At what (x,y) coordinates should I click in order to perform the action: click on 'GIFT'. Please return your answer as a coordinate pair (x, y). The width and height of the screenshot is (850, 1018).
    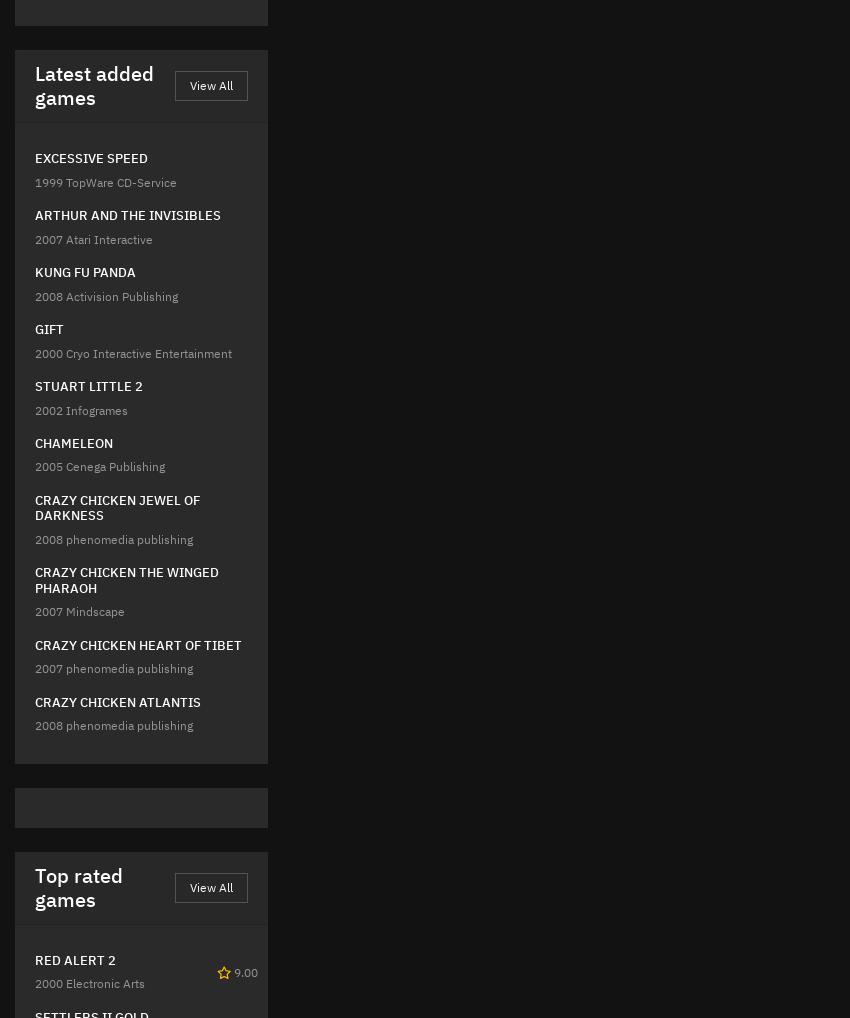
    Looking at the image, I should click on (49, 328).